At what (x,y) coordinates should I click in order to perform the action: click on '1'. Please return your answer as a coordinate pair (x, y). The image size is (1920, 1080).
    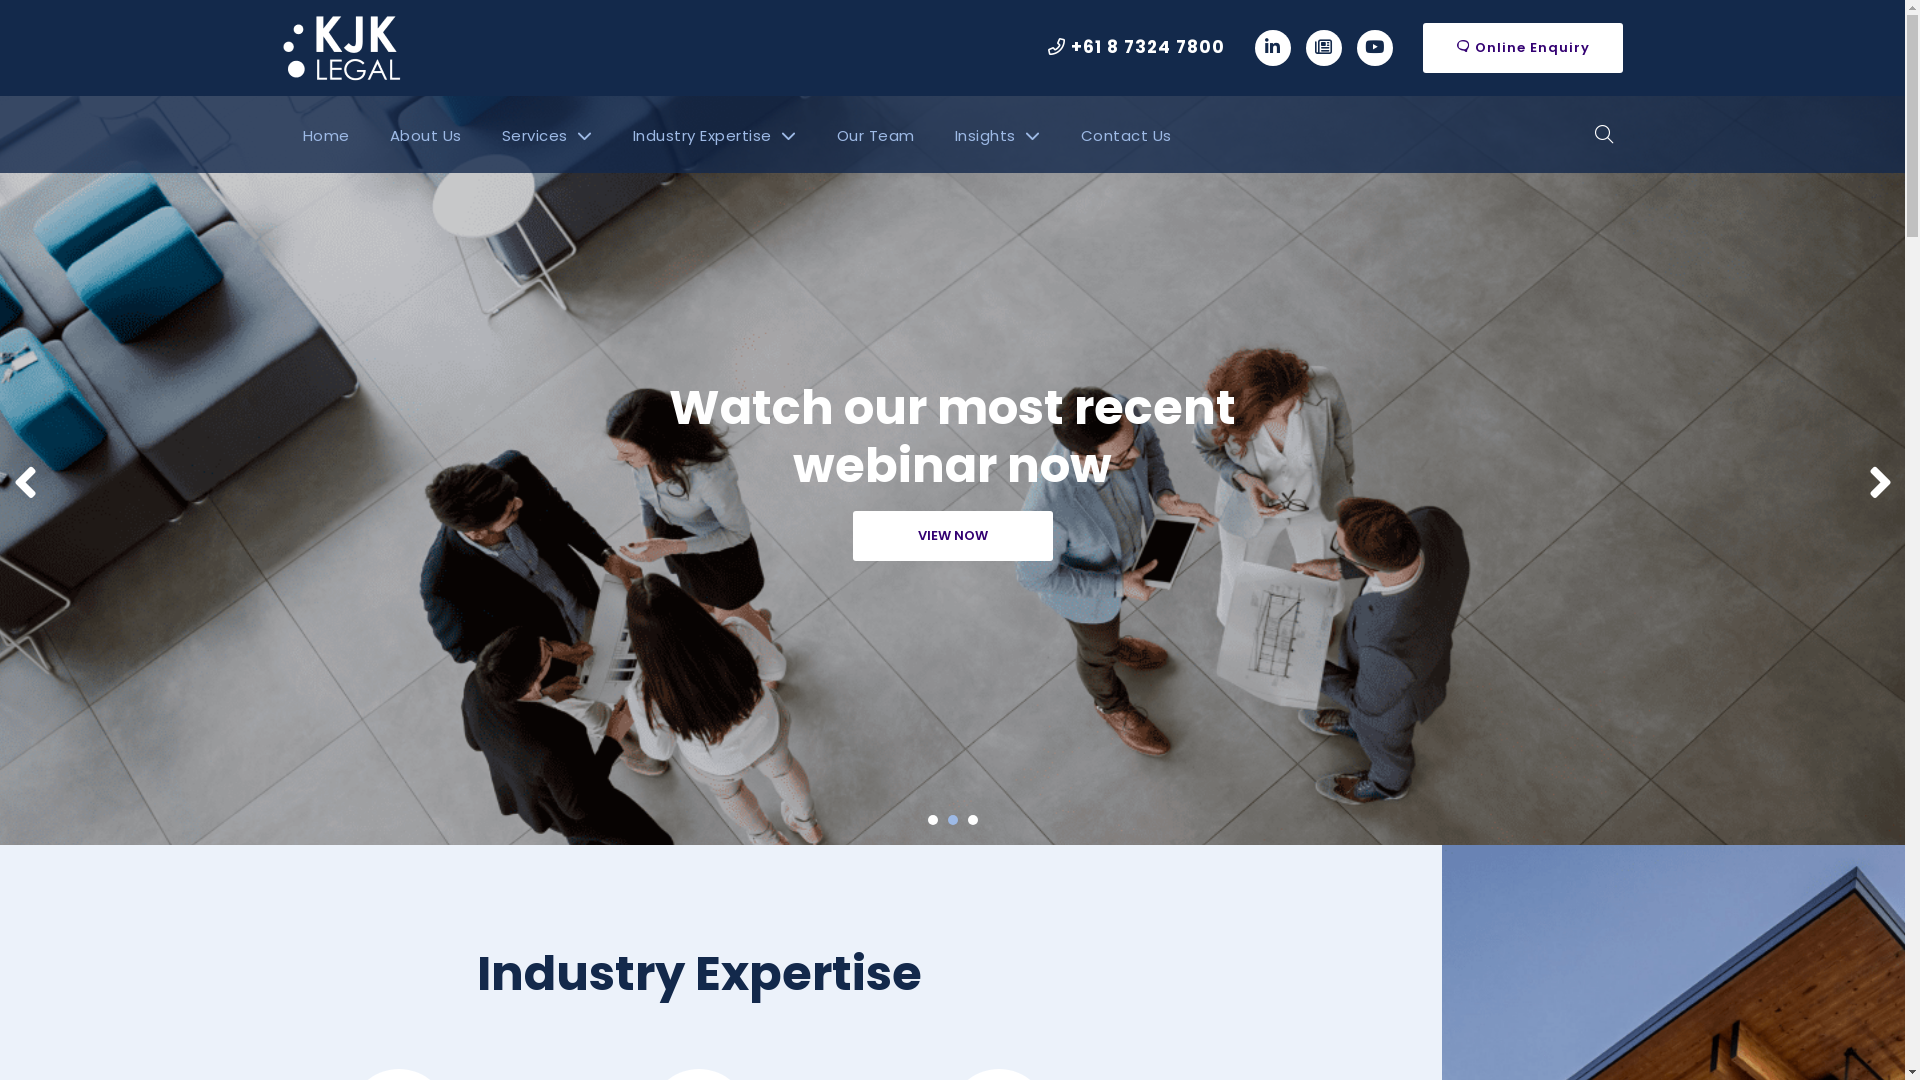
    Looking at the image, I should click on (931, 820).